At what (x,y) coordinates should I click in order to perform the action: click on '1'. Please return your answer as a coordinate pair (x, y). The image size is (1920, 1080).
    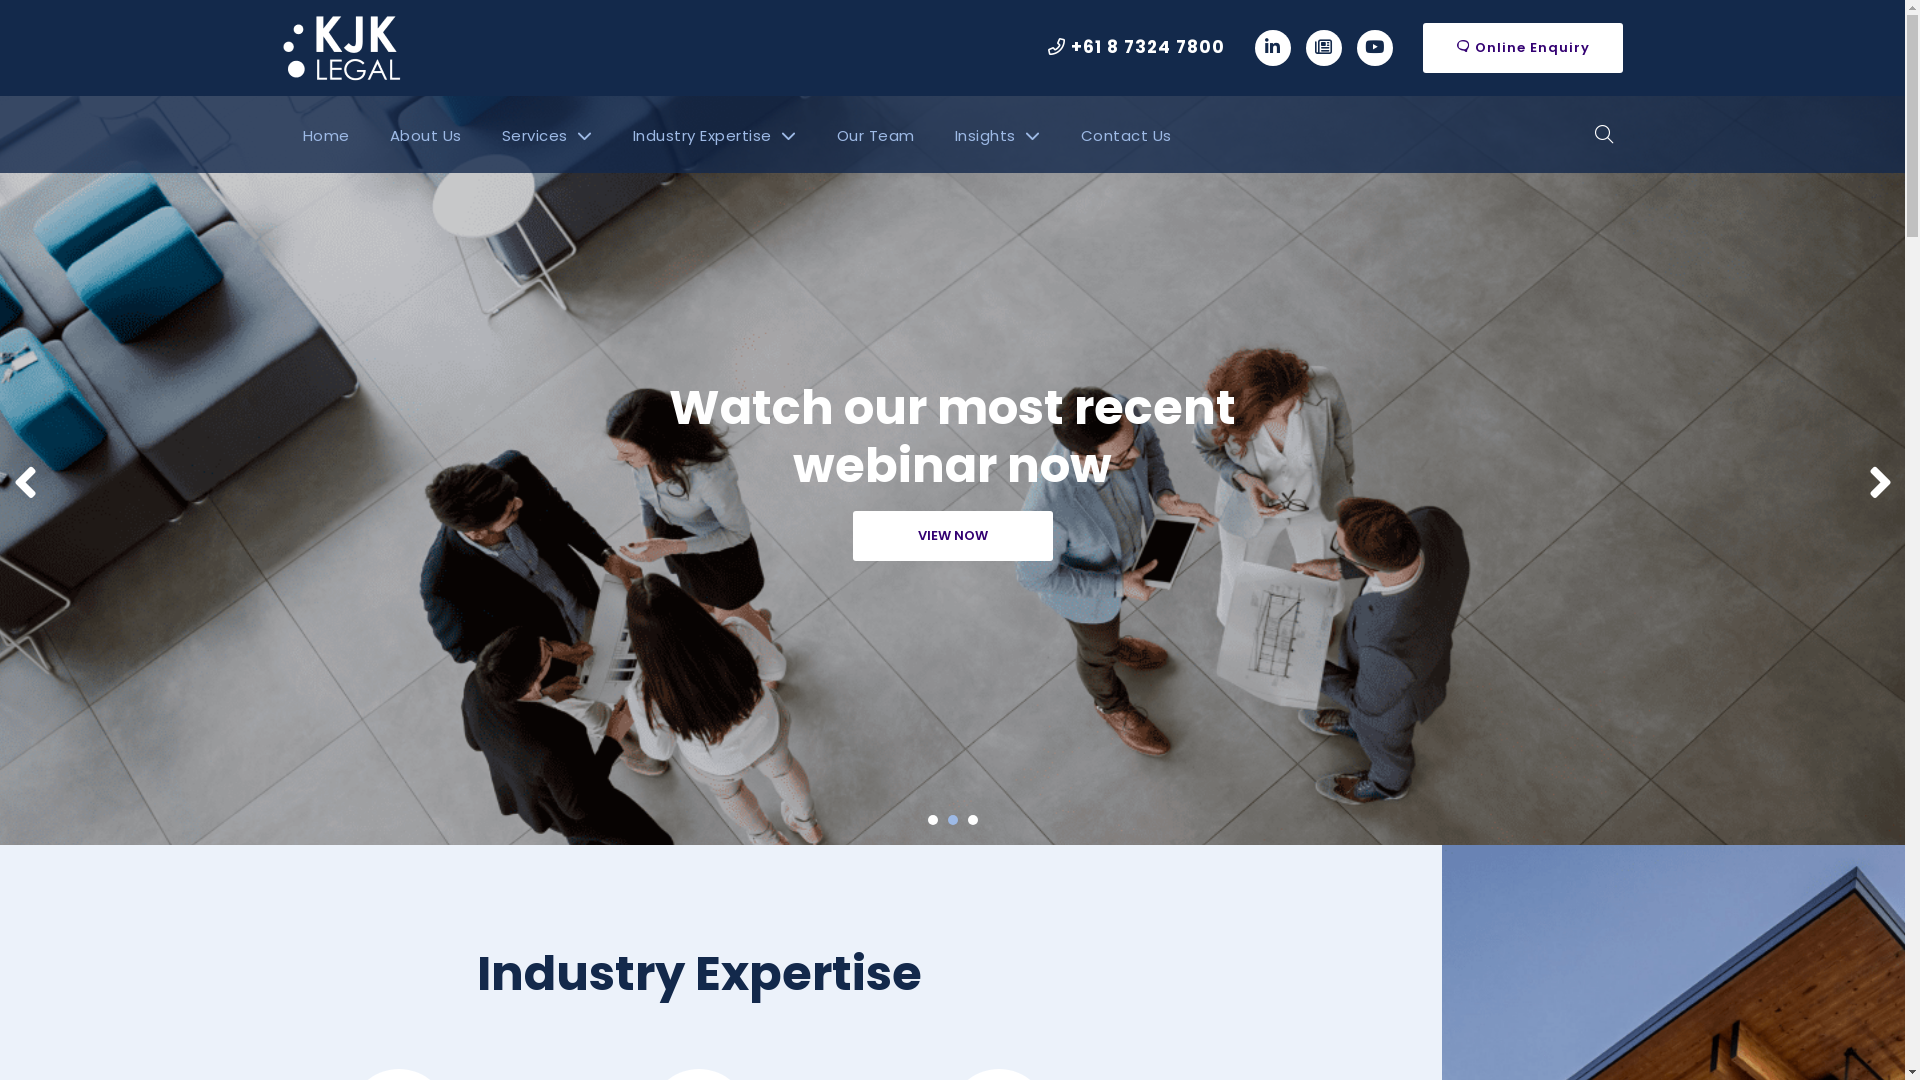
    Looking at the image, I should click on (931, 820).